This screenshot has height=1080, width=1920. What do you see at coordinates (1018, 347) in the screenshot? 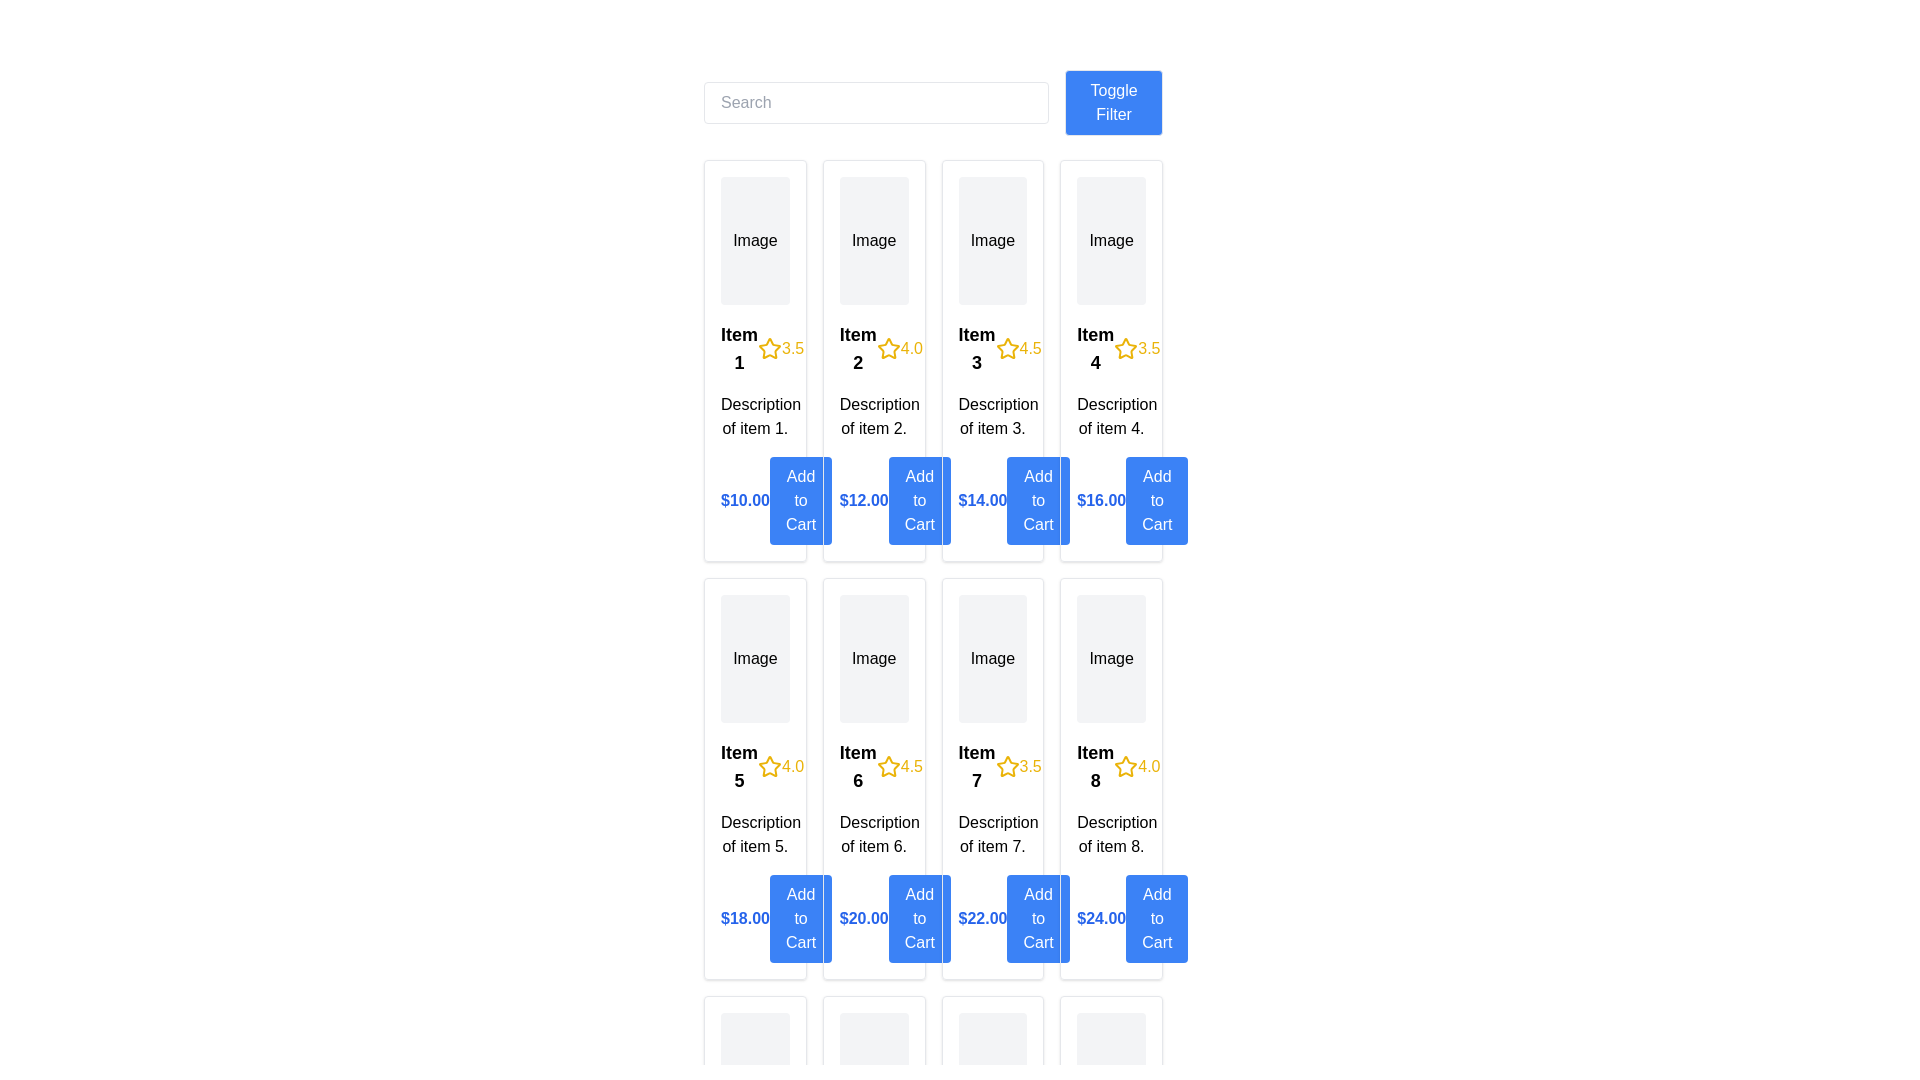
I see `the Rating display located in the third column under the 'Item 3' label, positioned to the right of the 'Item 3' text` at bounding box center [1018, 347].